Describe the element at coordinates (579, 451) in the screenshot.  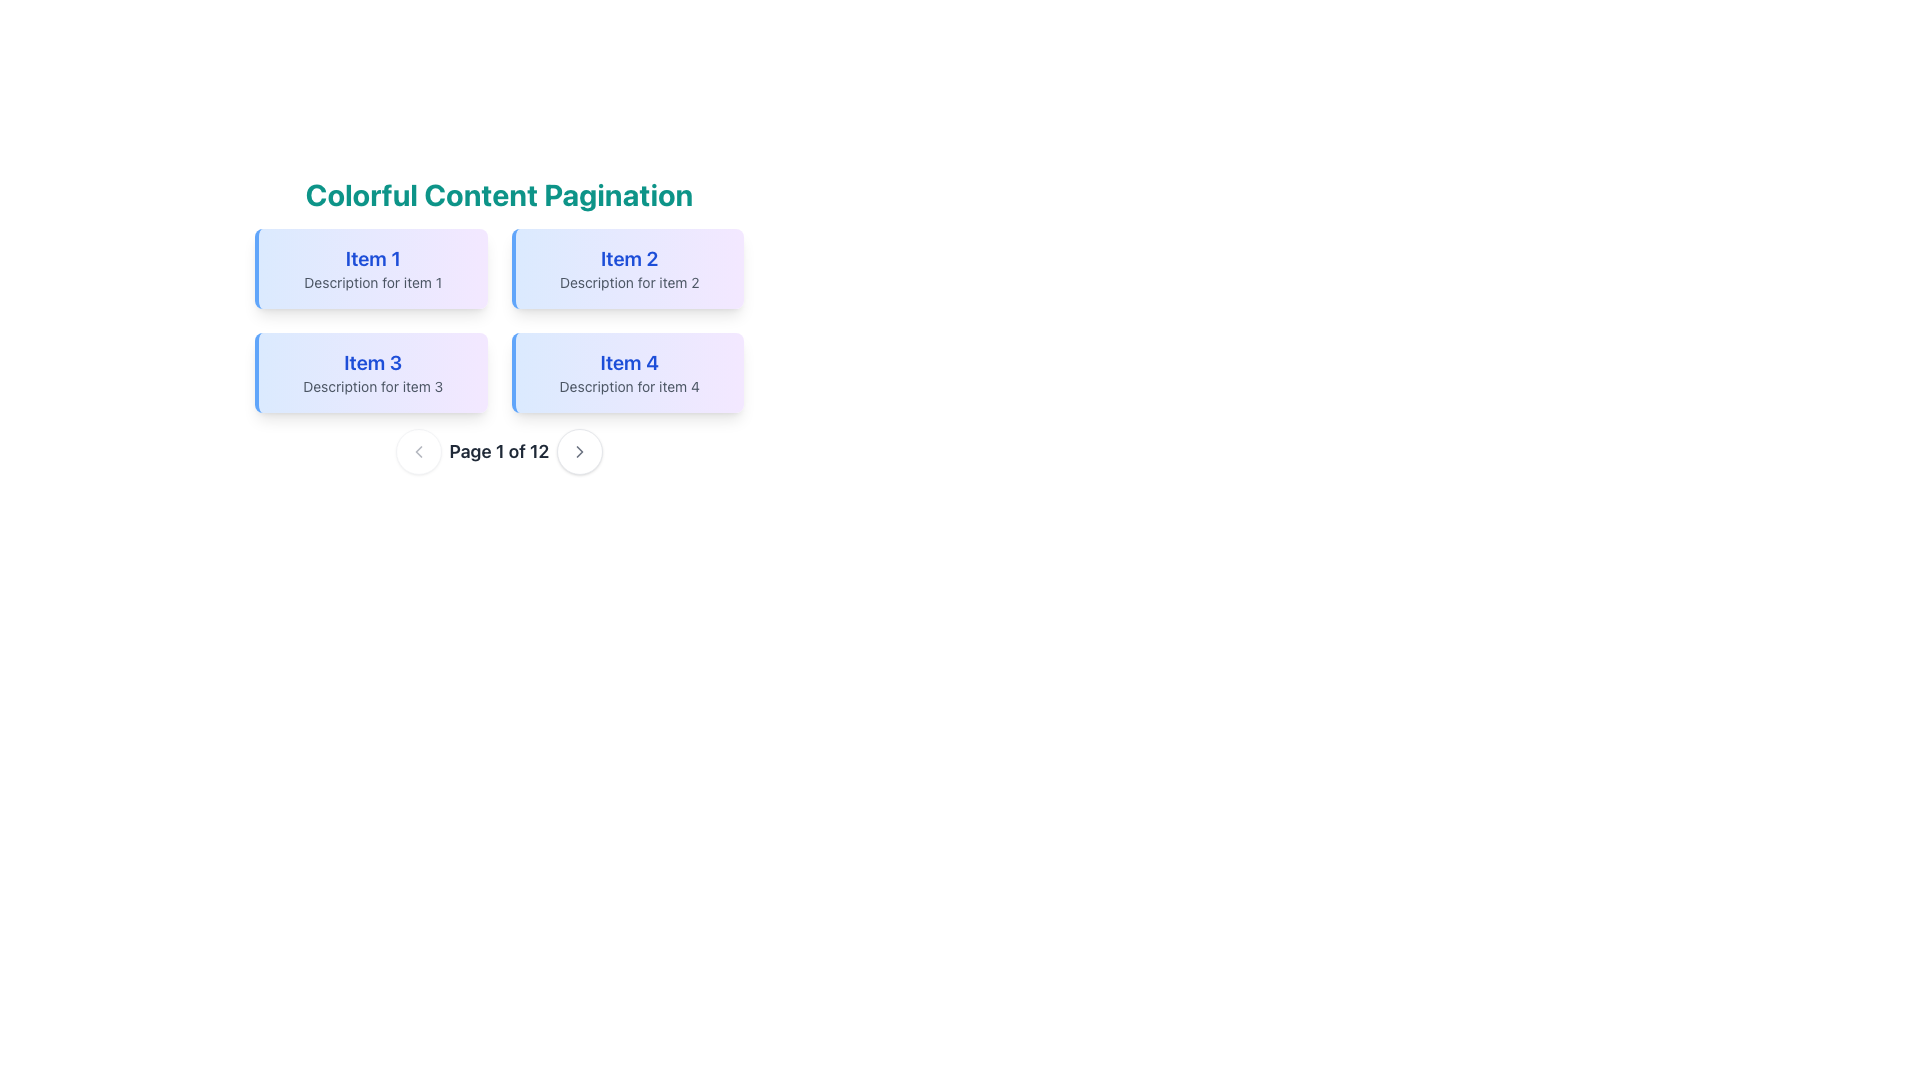
I see `the rightward-facing chevron arrow icon used for navigation located in the pagination controls` at that location.